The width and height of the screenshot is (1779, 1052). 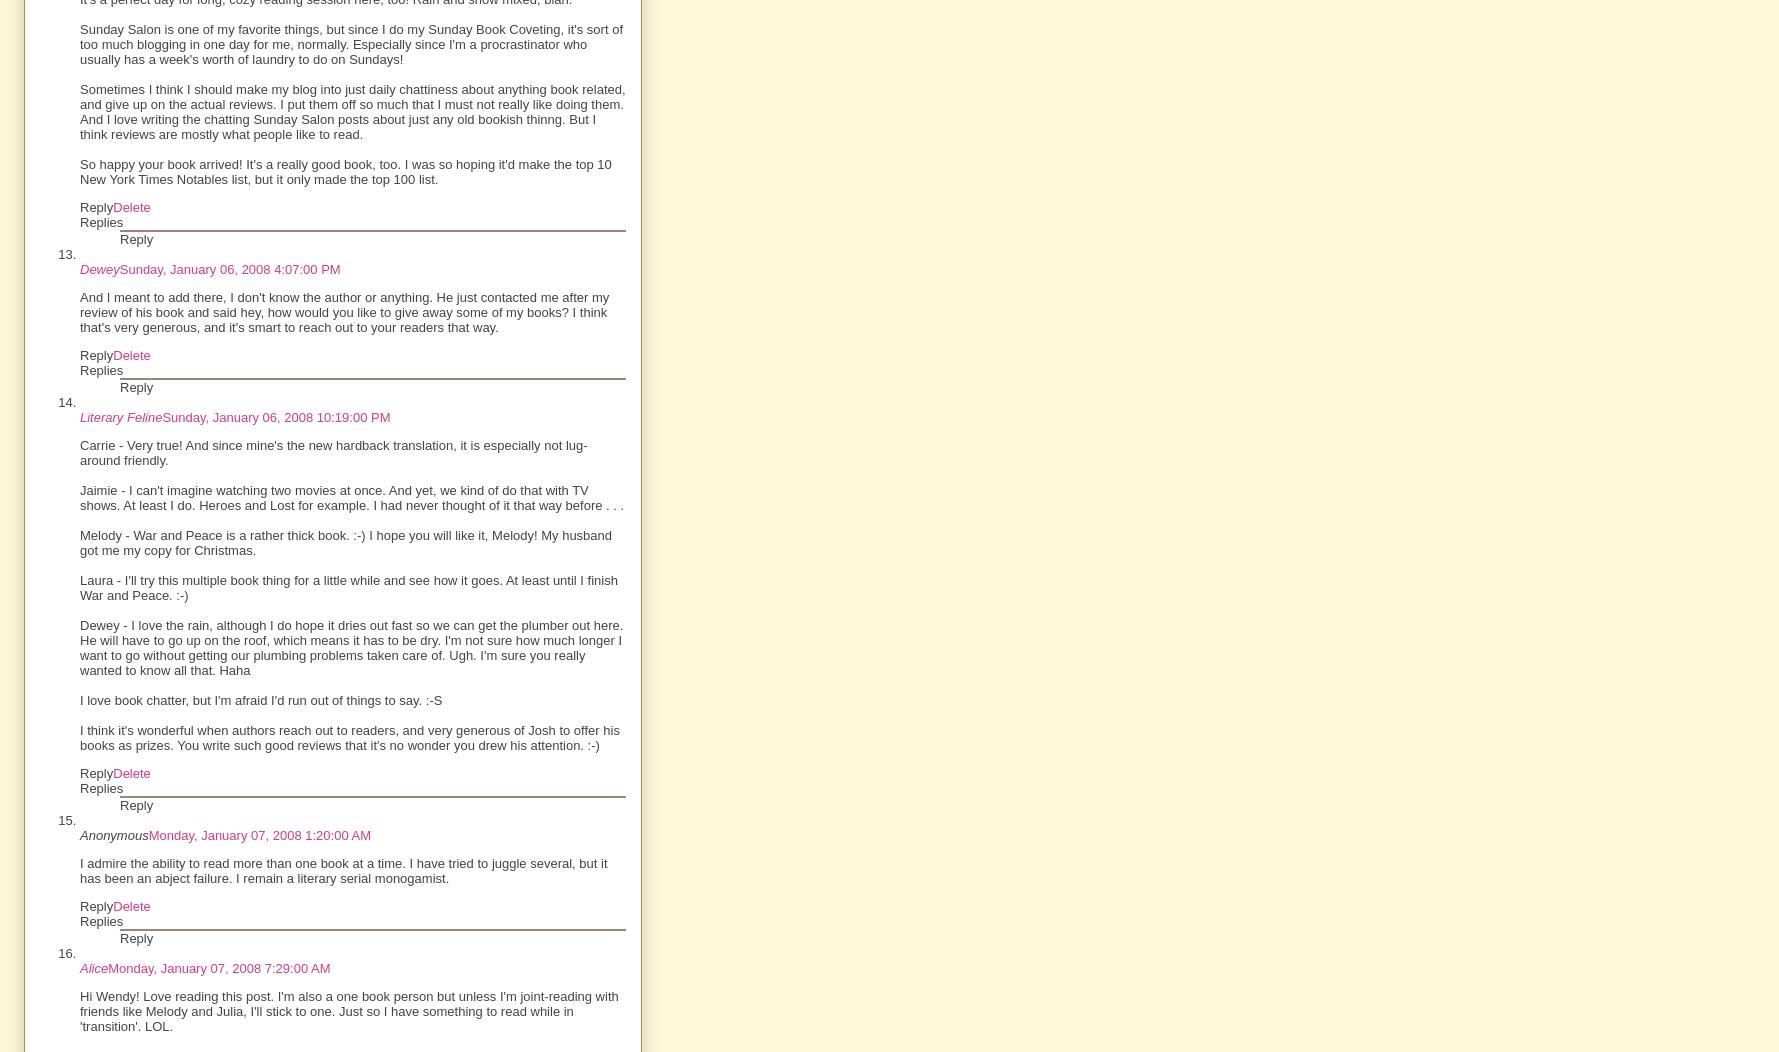 What do you see at coordinates (118, 269) in the screenshot?
I see `'Sunday, January 06, 2008 4:07:00 PM'` at bounding box center [118, 269].